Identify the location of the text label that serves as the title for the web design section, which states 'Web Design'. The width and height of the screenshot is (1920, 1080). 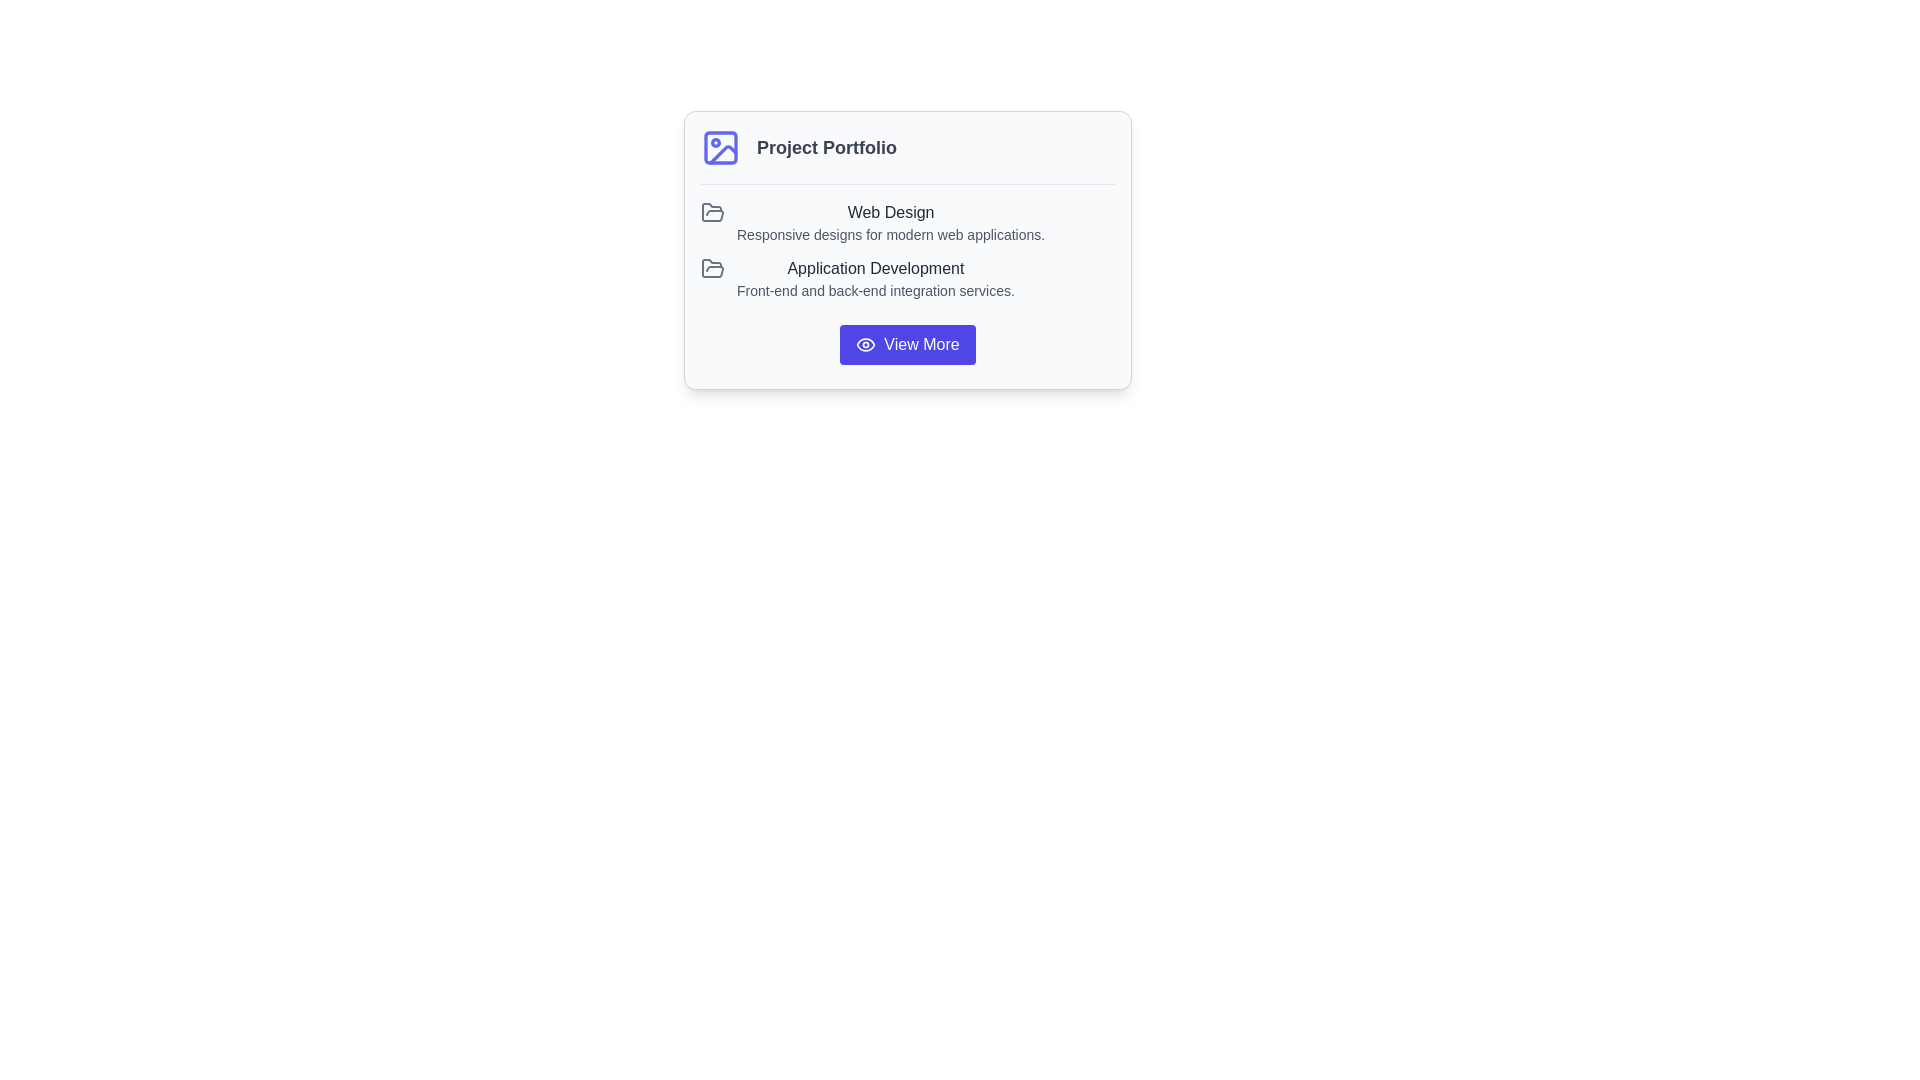
(890, 212).